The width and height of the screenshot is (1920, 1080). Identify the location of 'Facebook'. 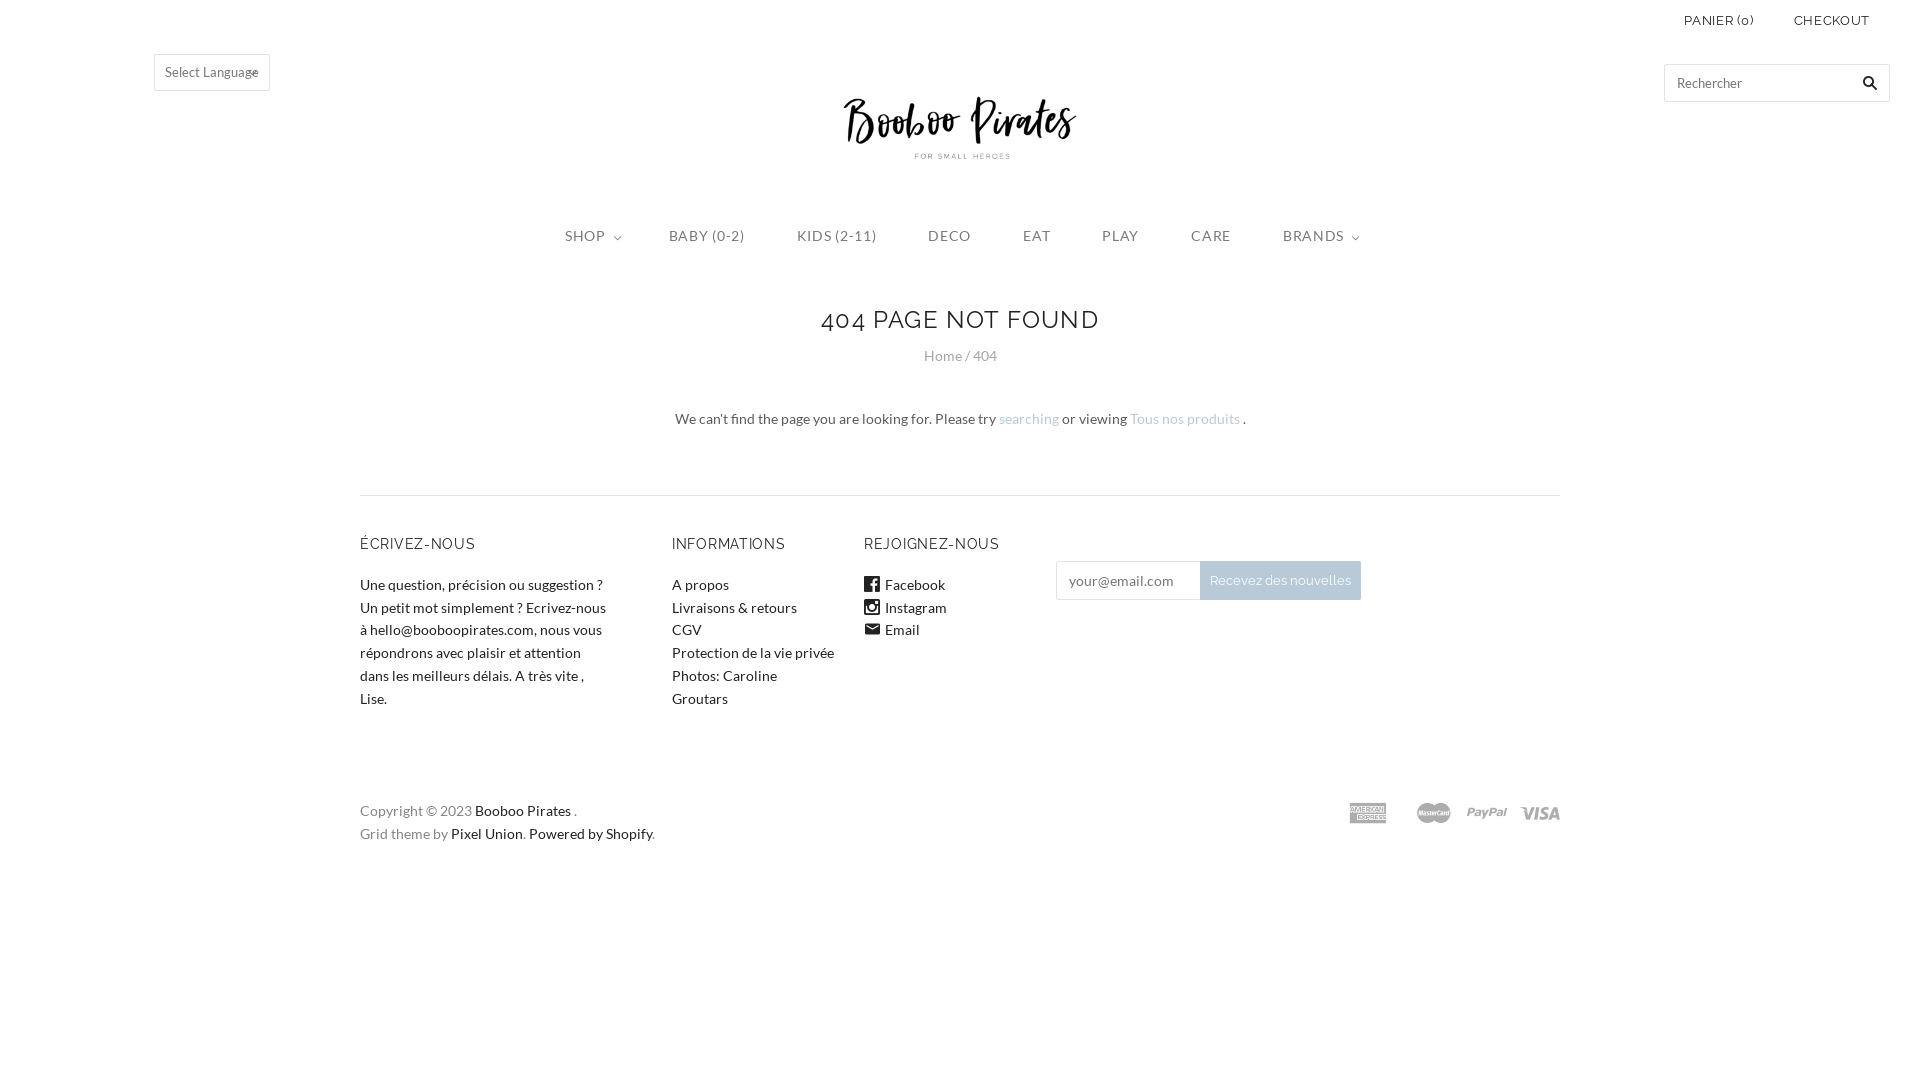
(903, 584).